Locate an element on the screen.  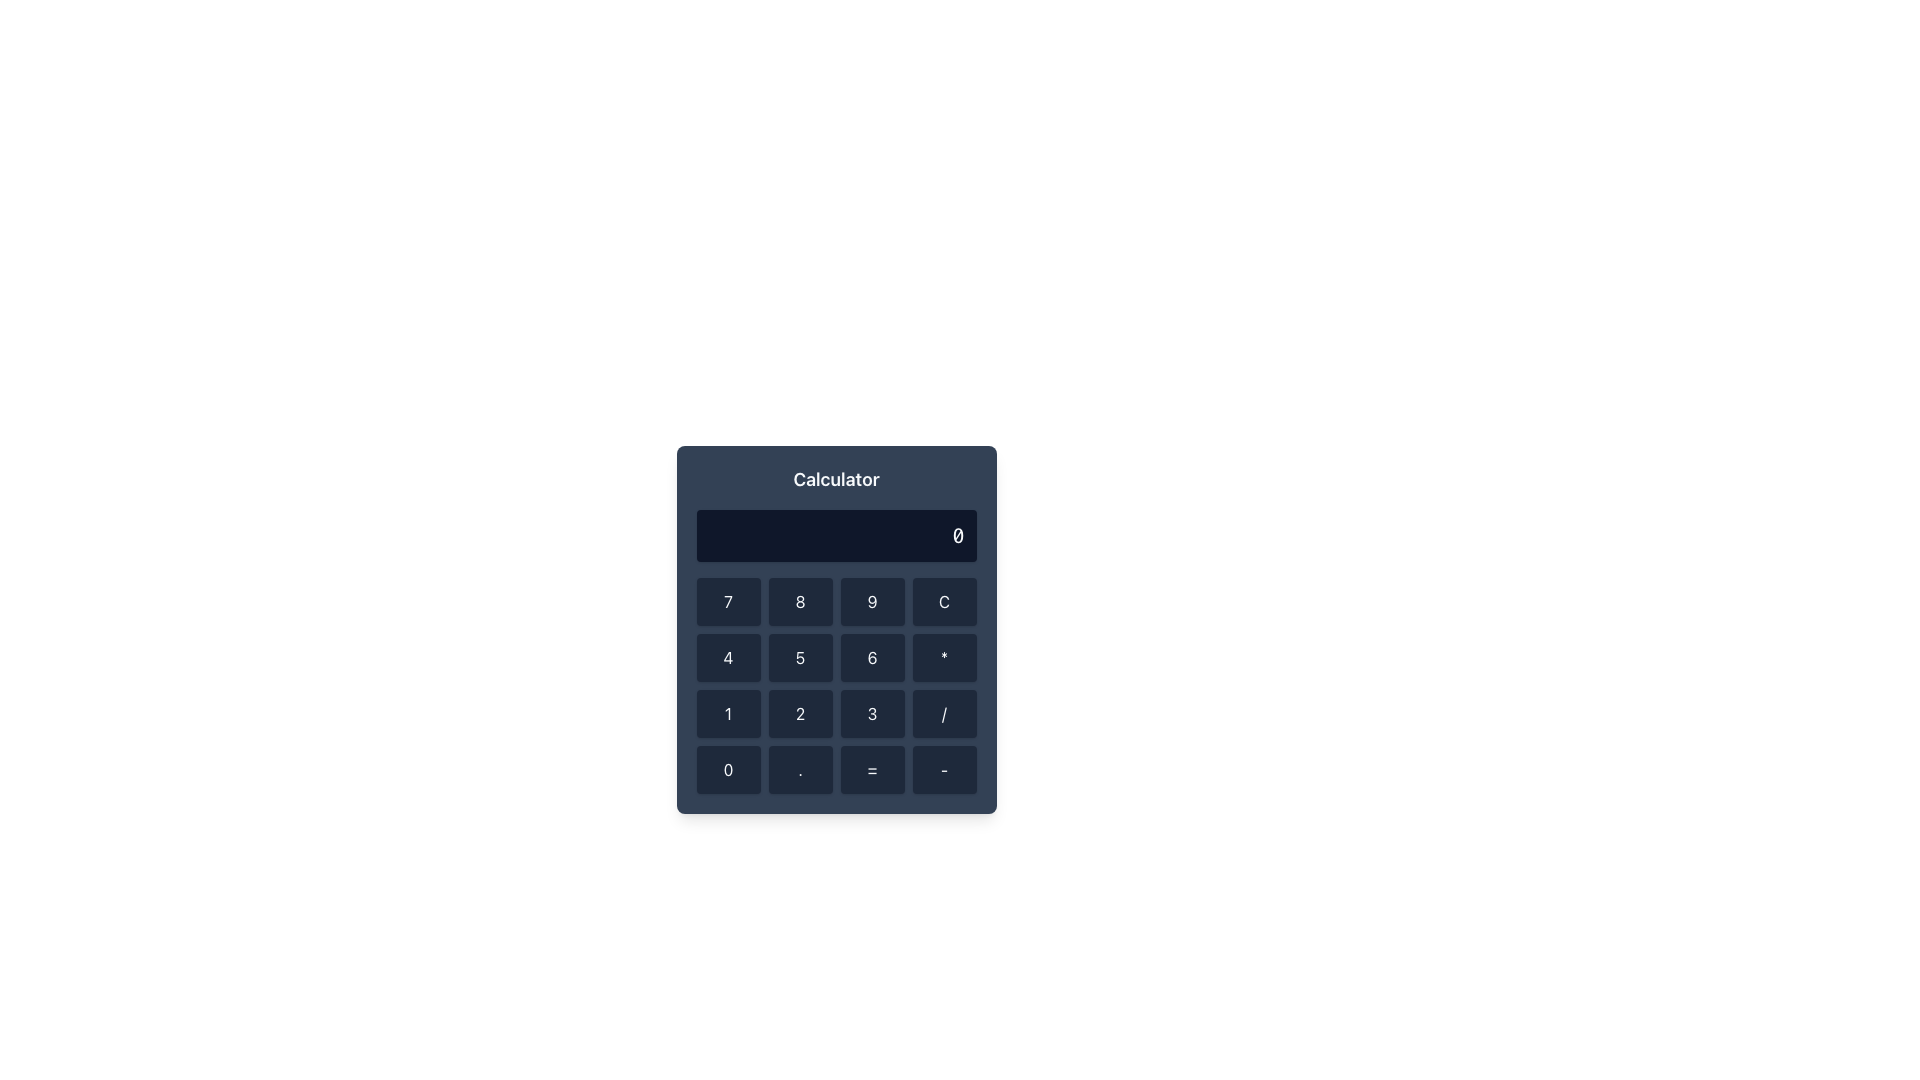
the '4' button on the calculator to input the digit '4' into the calculation field is located at coordinates (727, 658).